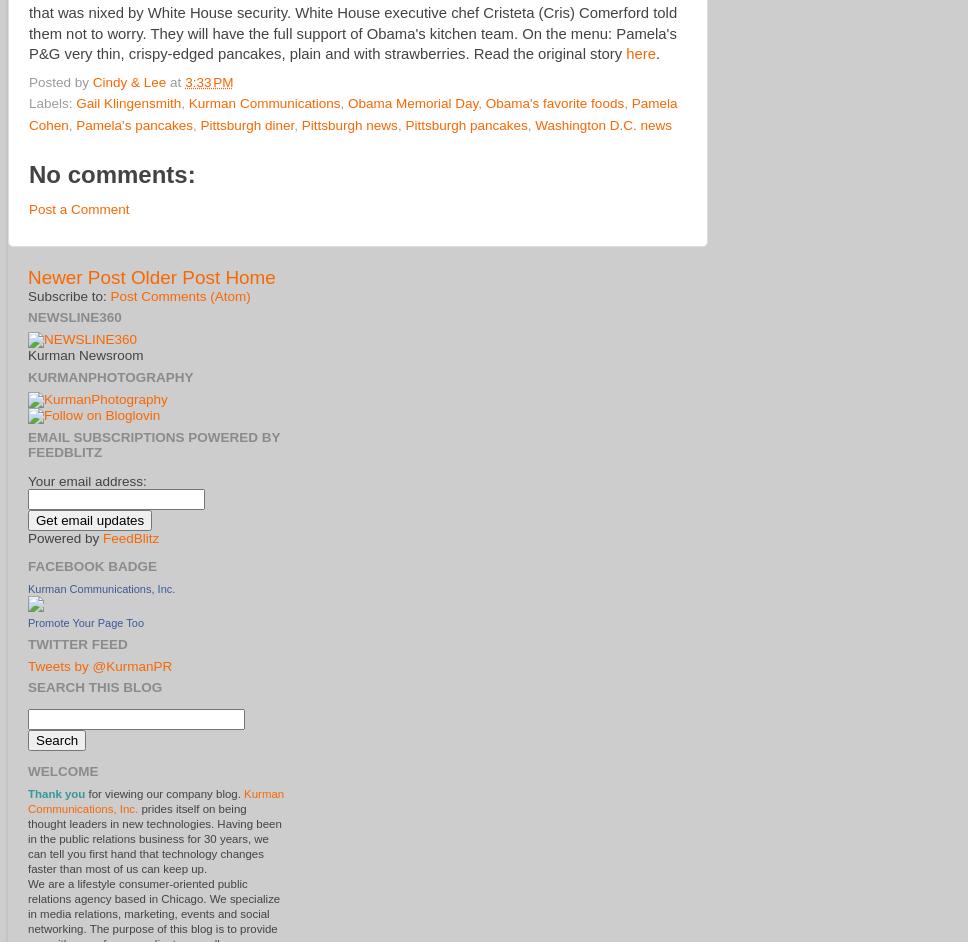 The width and height of the screenshot is (968, 942). I want to click on 'Pittsburgh news', so click(348, 125).